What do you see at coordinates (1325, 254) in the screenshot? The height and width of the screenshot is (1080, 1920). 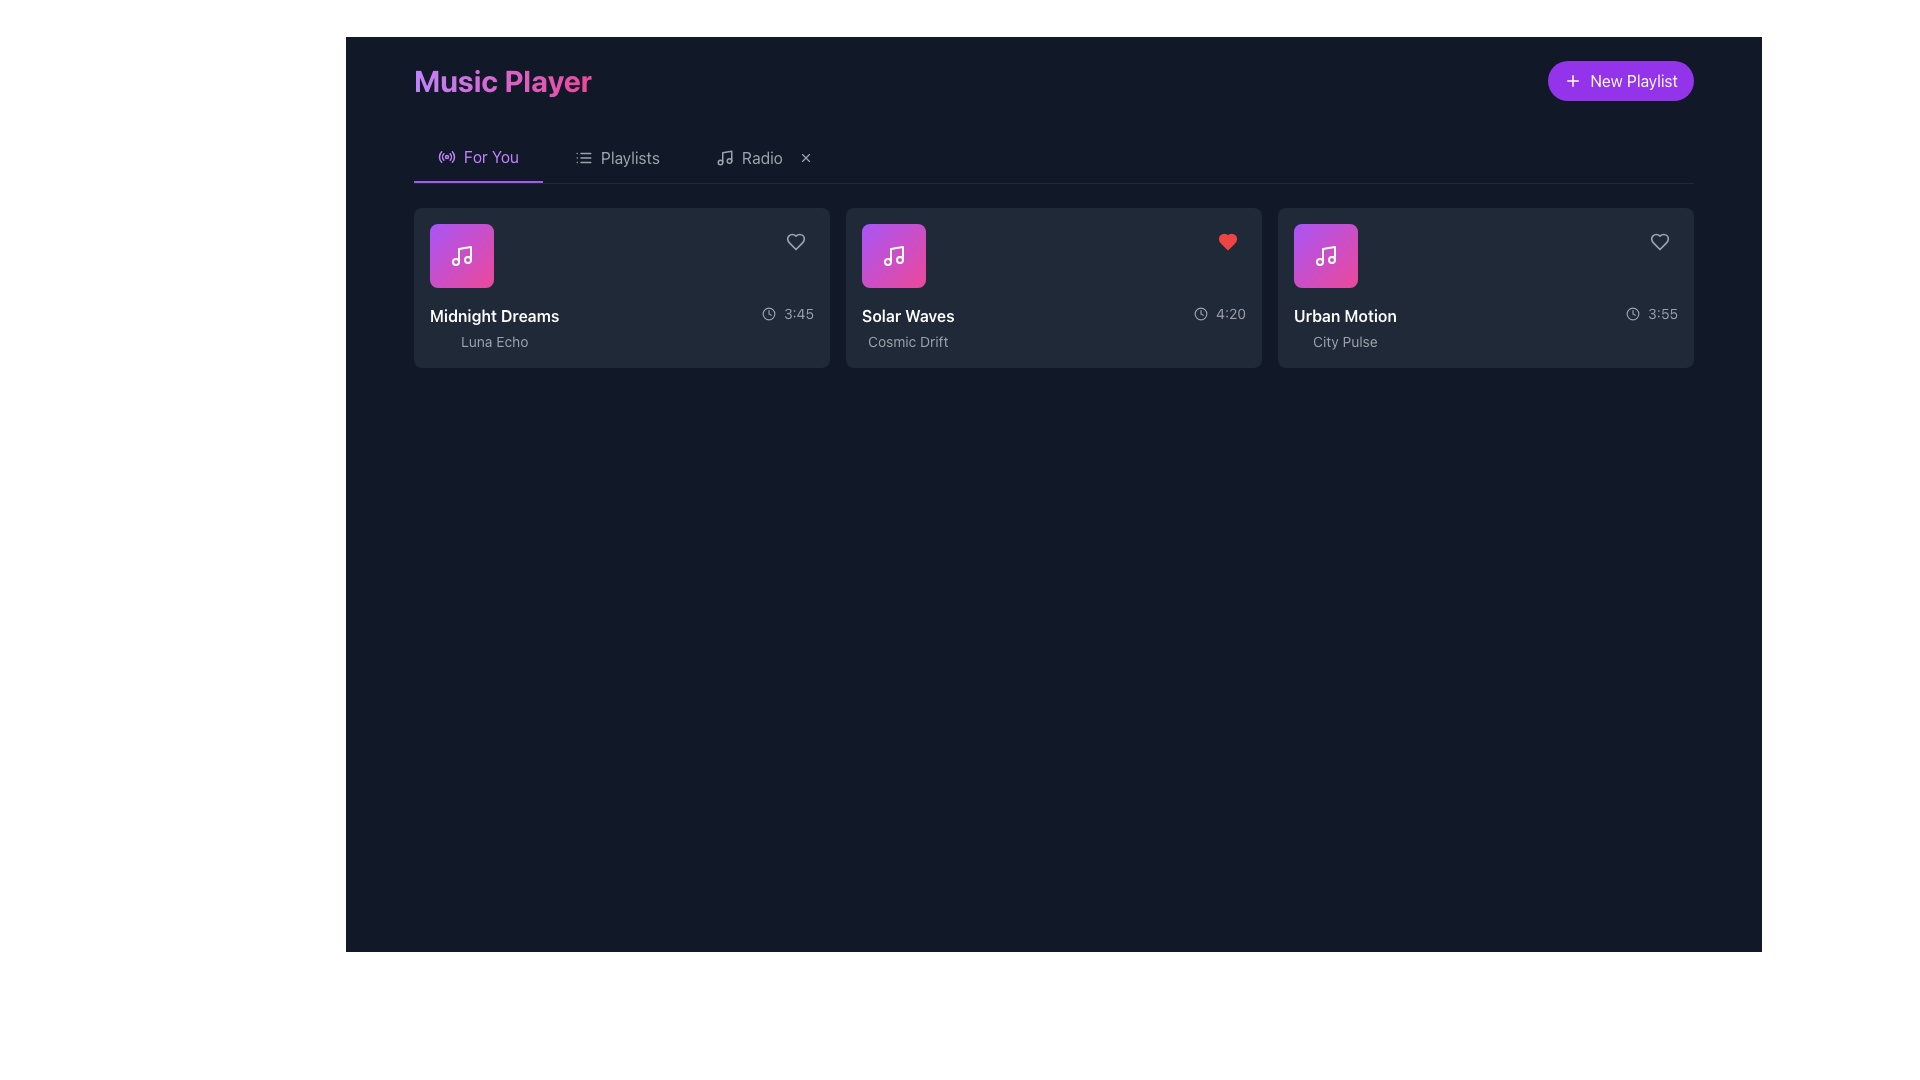 I see `the musical note icon with a pink gradient background located` at bounding box center [1325, 254].